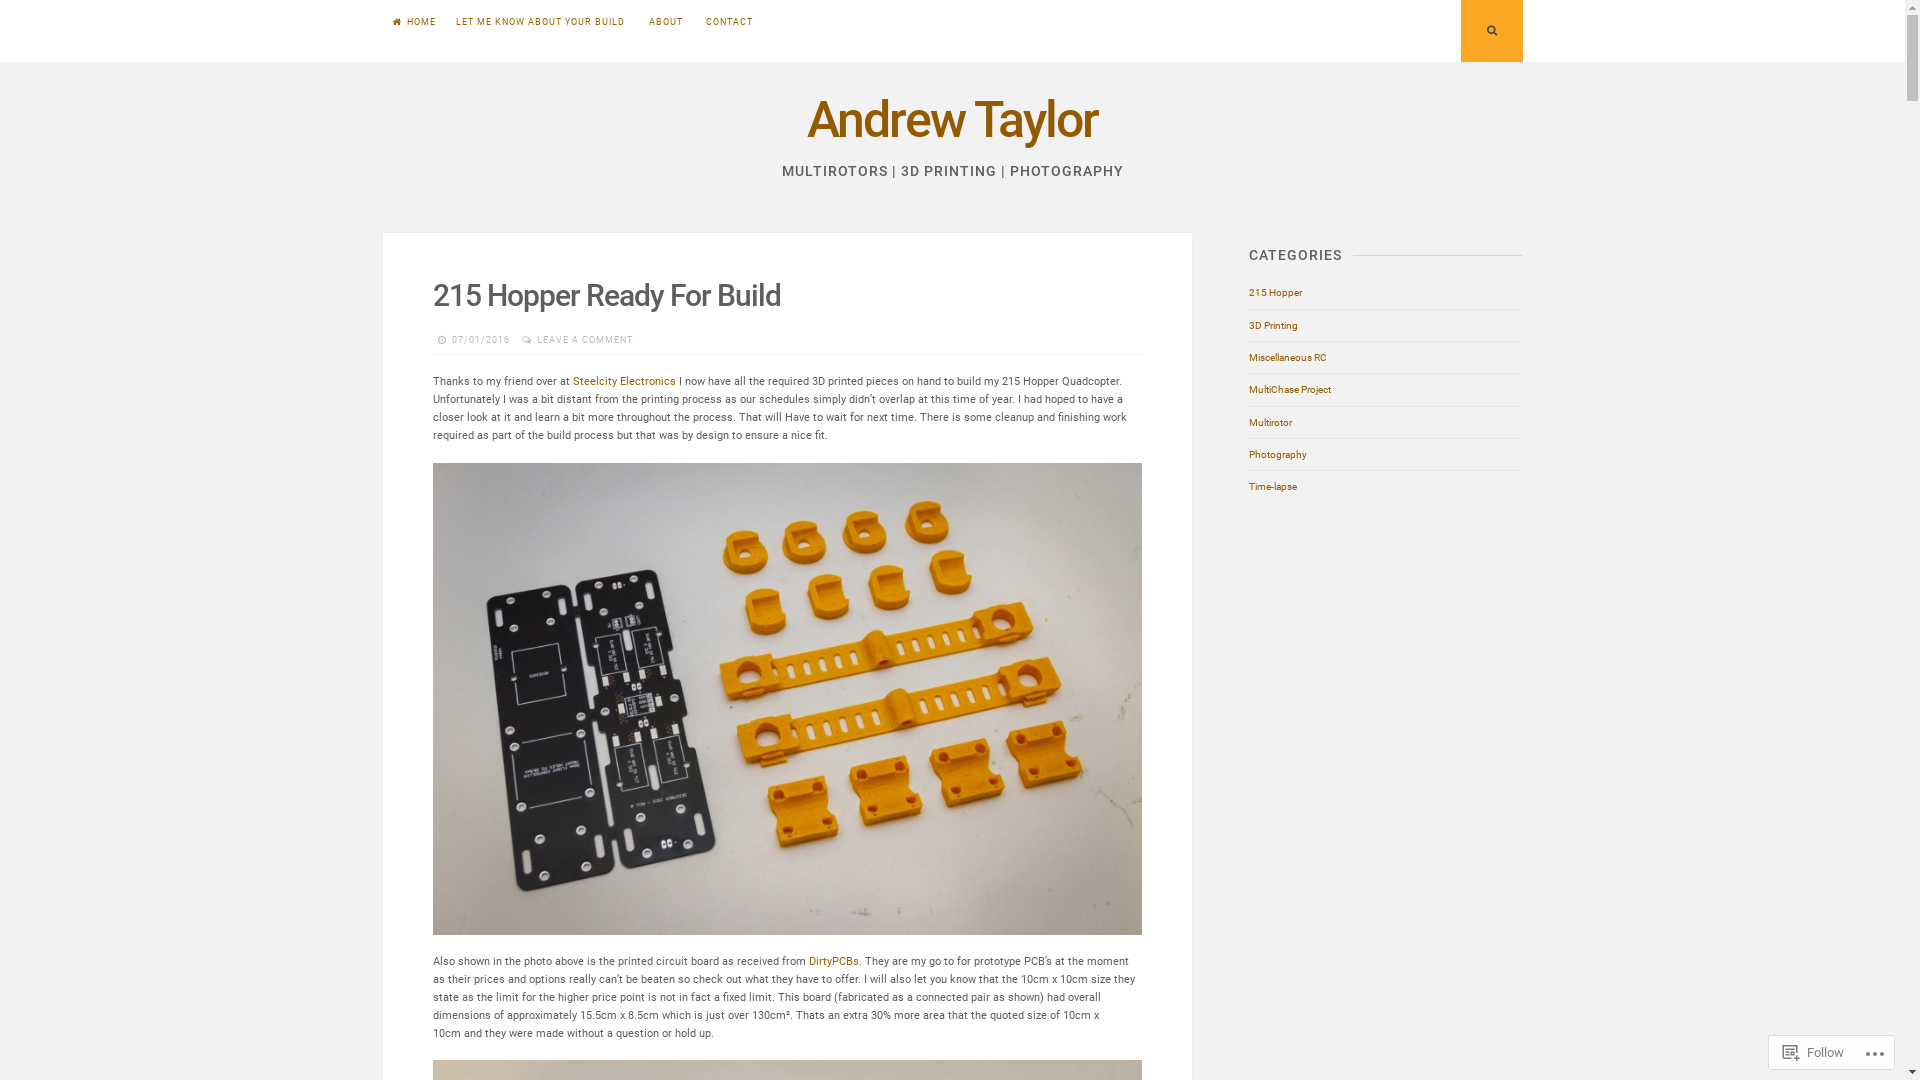 The height and width of the screenshot is (1080, 1920). Describe the element at coordinates (1269, 422) in the screenshot. I see `'Multirotor'` at that location.